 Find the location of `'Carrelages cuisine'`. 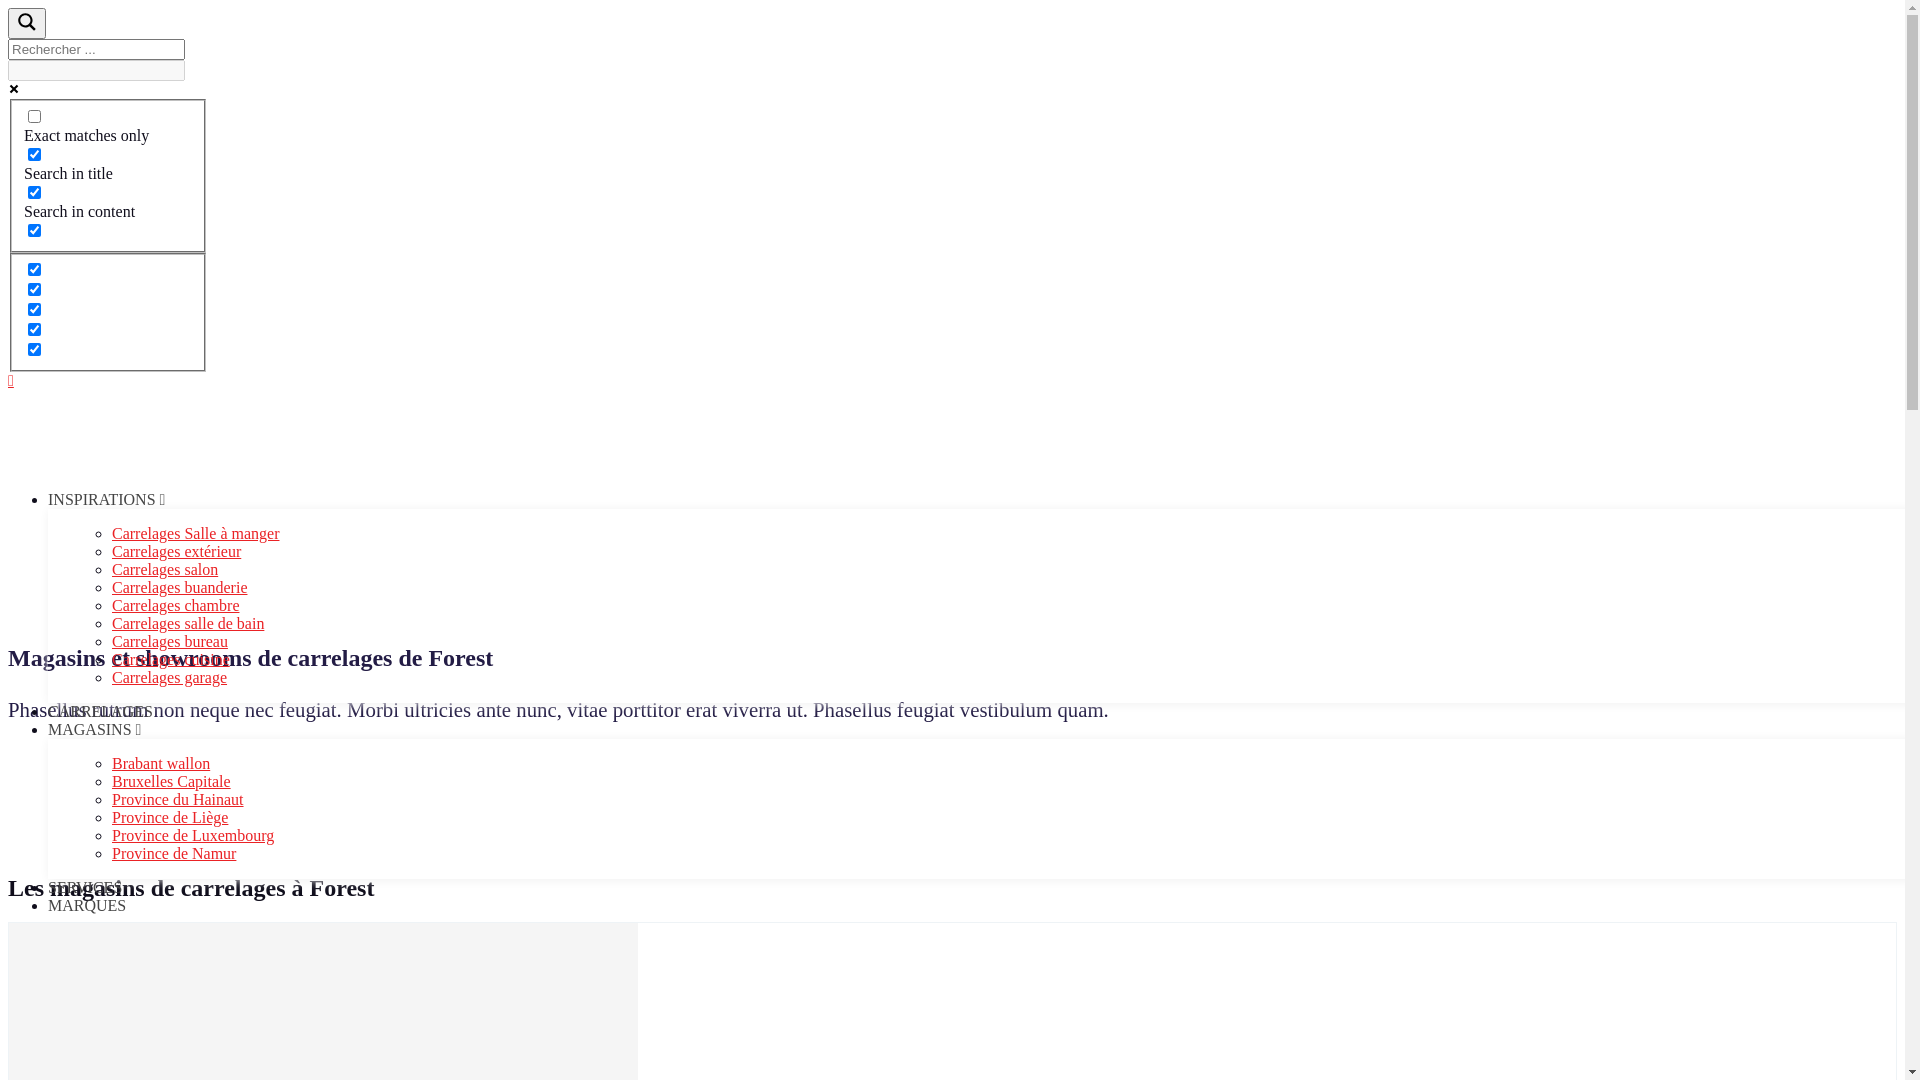

'Carrelages cuisine' is located at coordinates (110, 659).